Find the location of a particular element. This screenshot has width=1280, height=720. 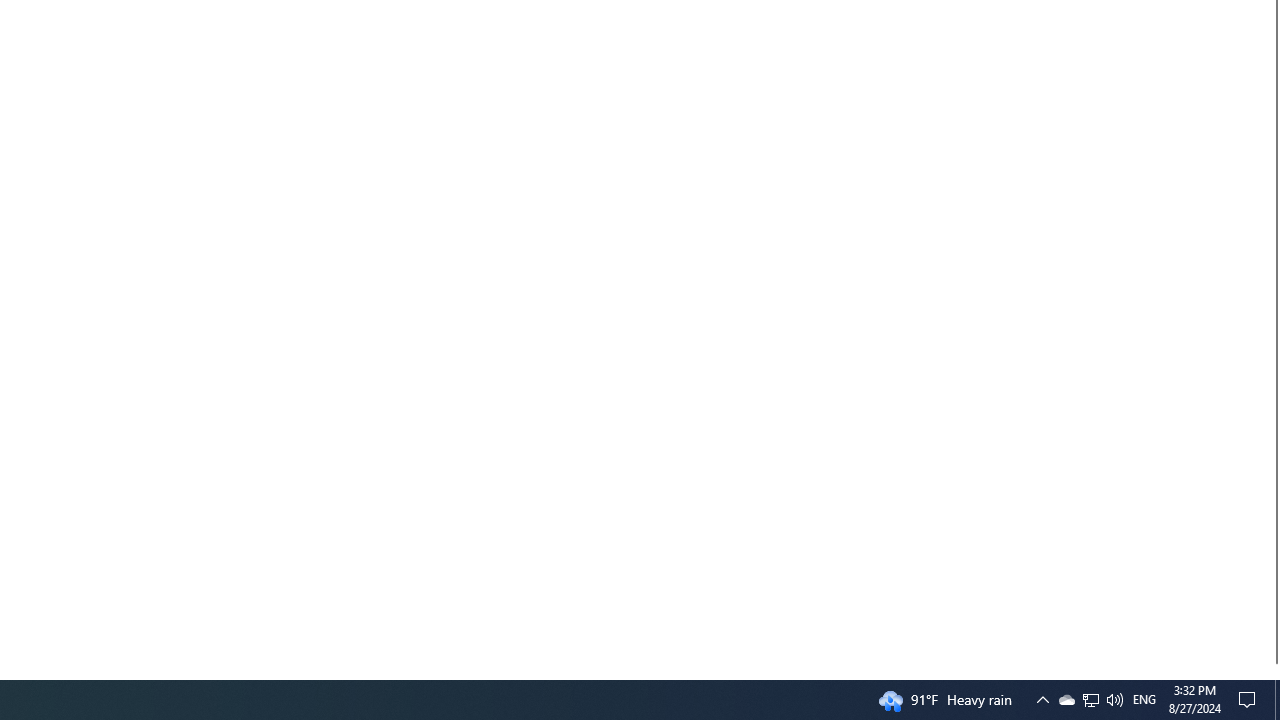

'Action Center, No new notifications' is located at coordinates (1250, 698).